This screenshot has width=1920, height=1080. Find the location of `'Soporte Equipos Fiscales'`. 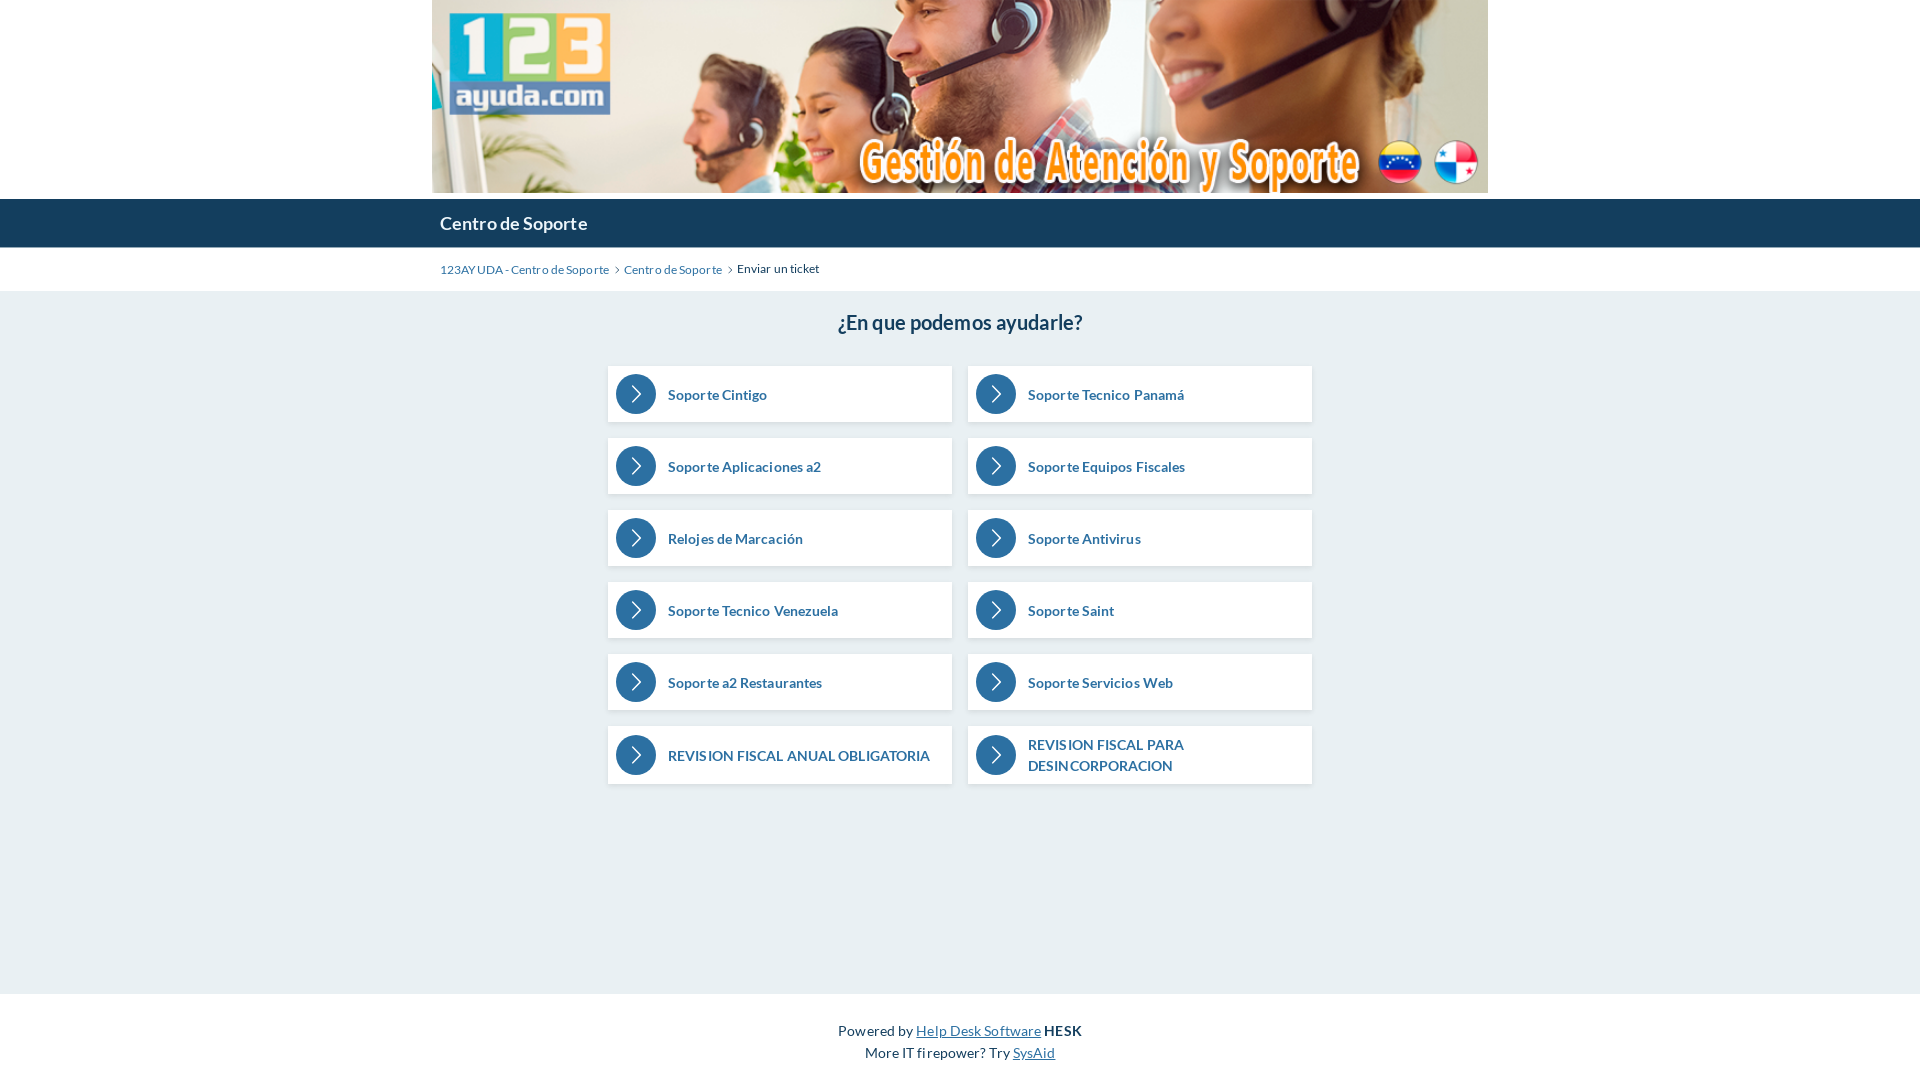

'Soporte Equipos Fiscales' is located at coordinates (1140, 466).